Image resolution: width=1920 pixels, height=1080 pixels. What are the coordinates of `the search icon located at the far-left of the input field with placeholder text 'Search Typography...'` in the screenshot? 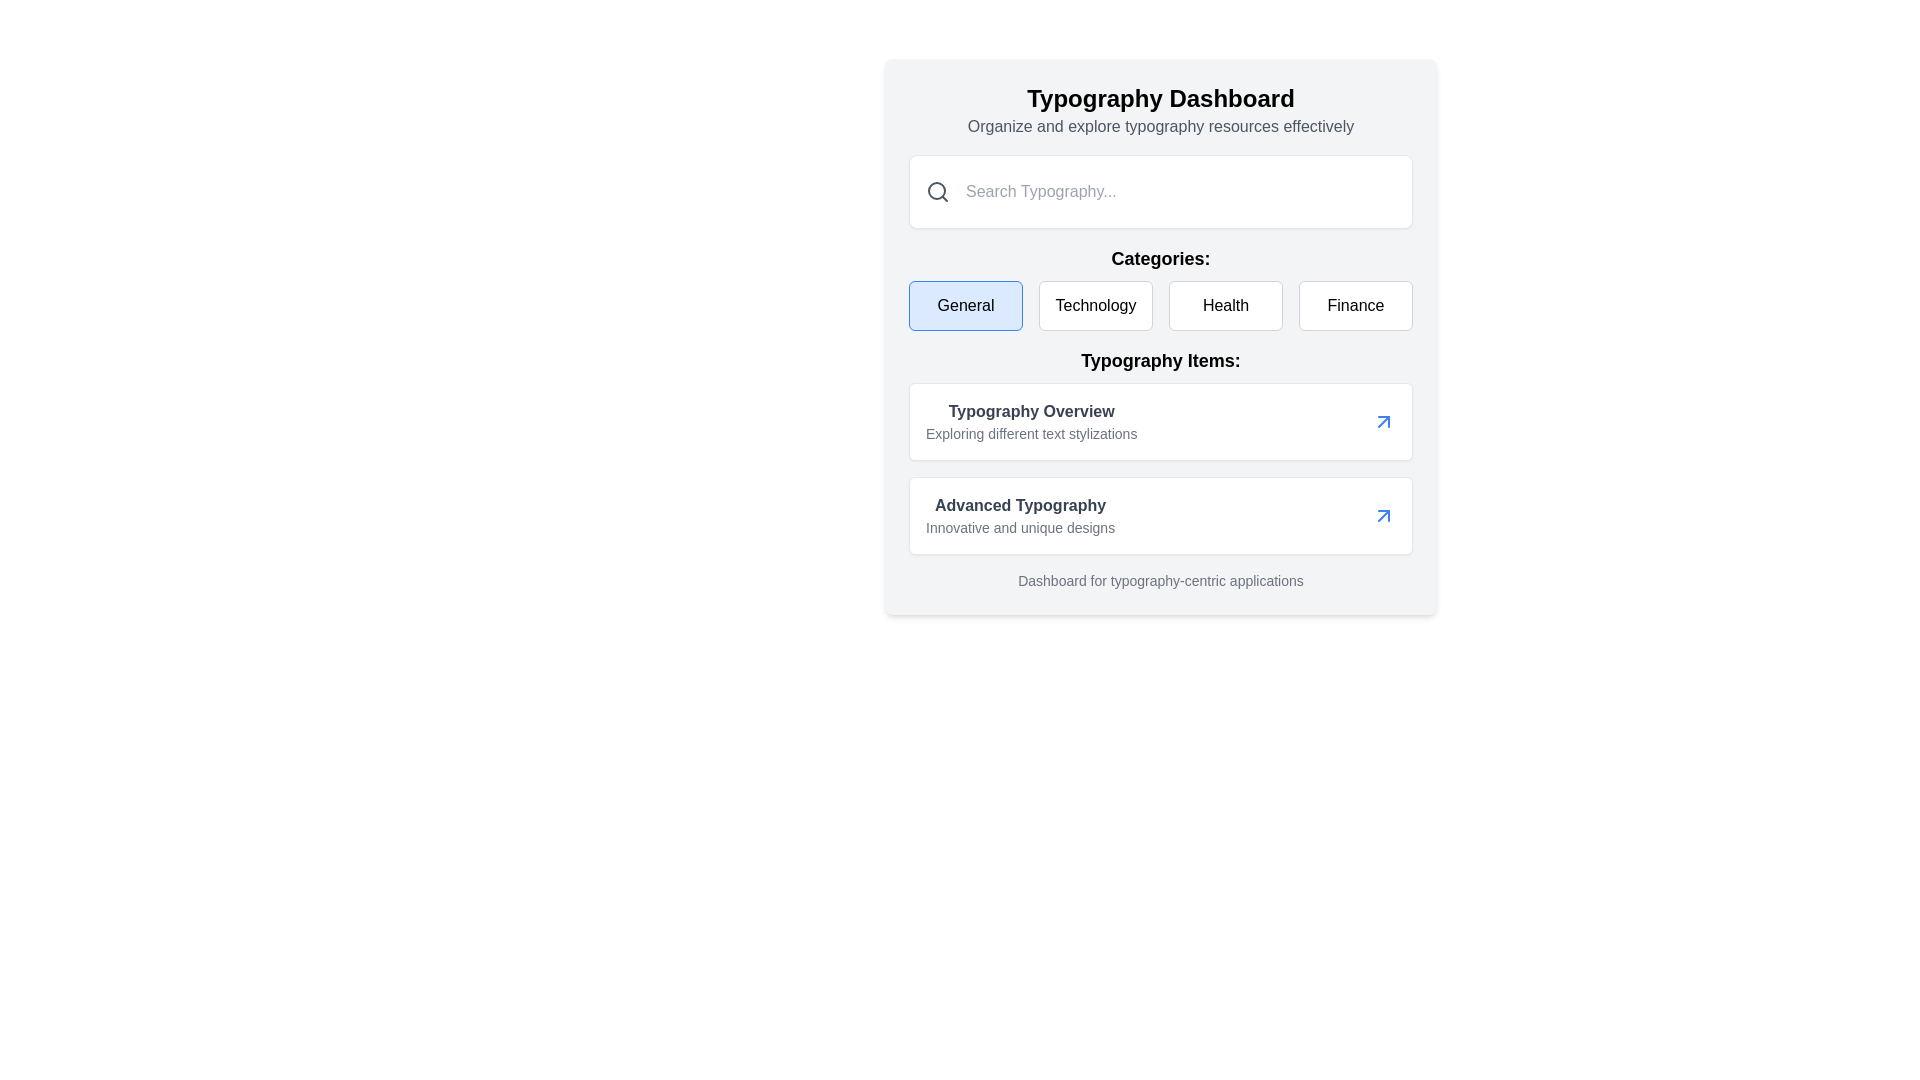 It's located at (936, 192).